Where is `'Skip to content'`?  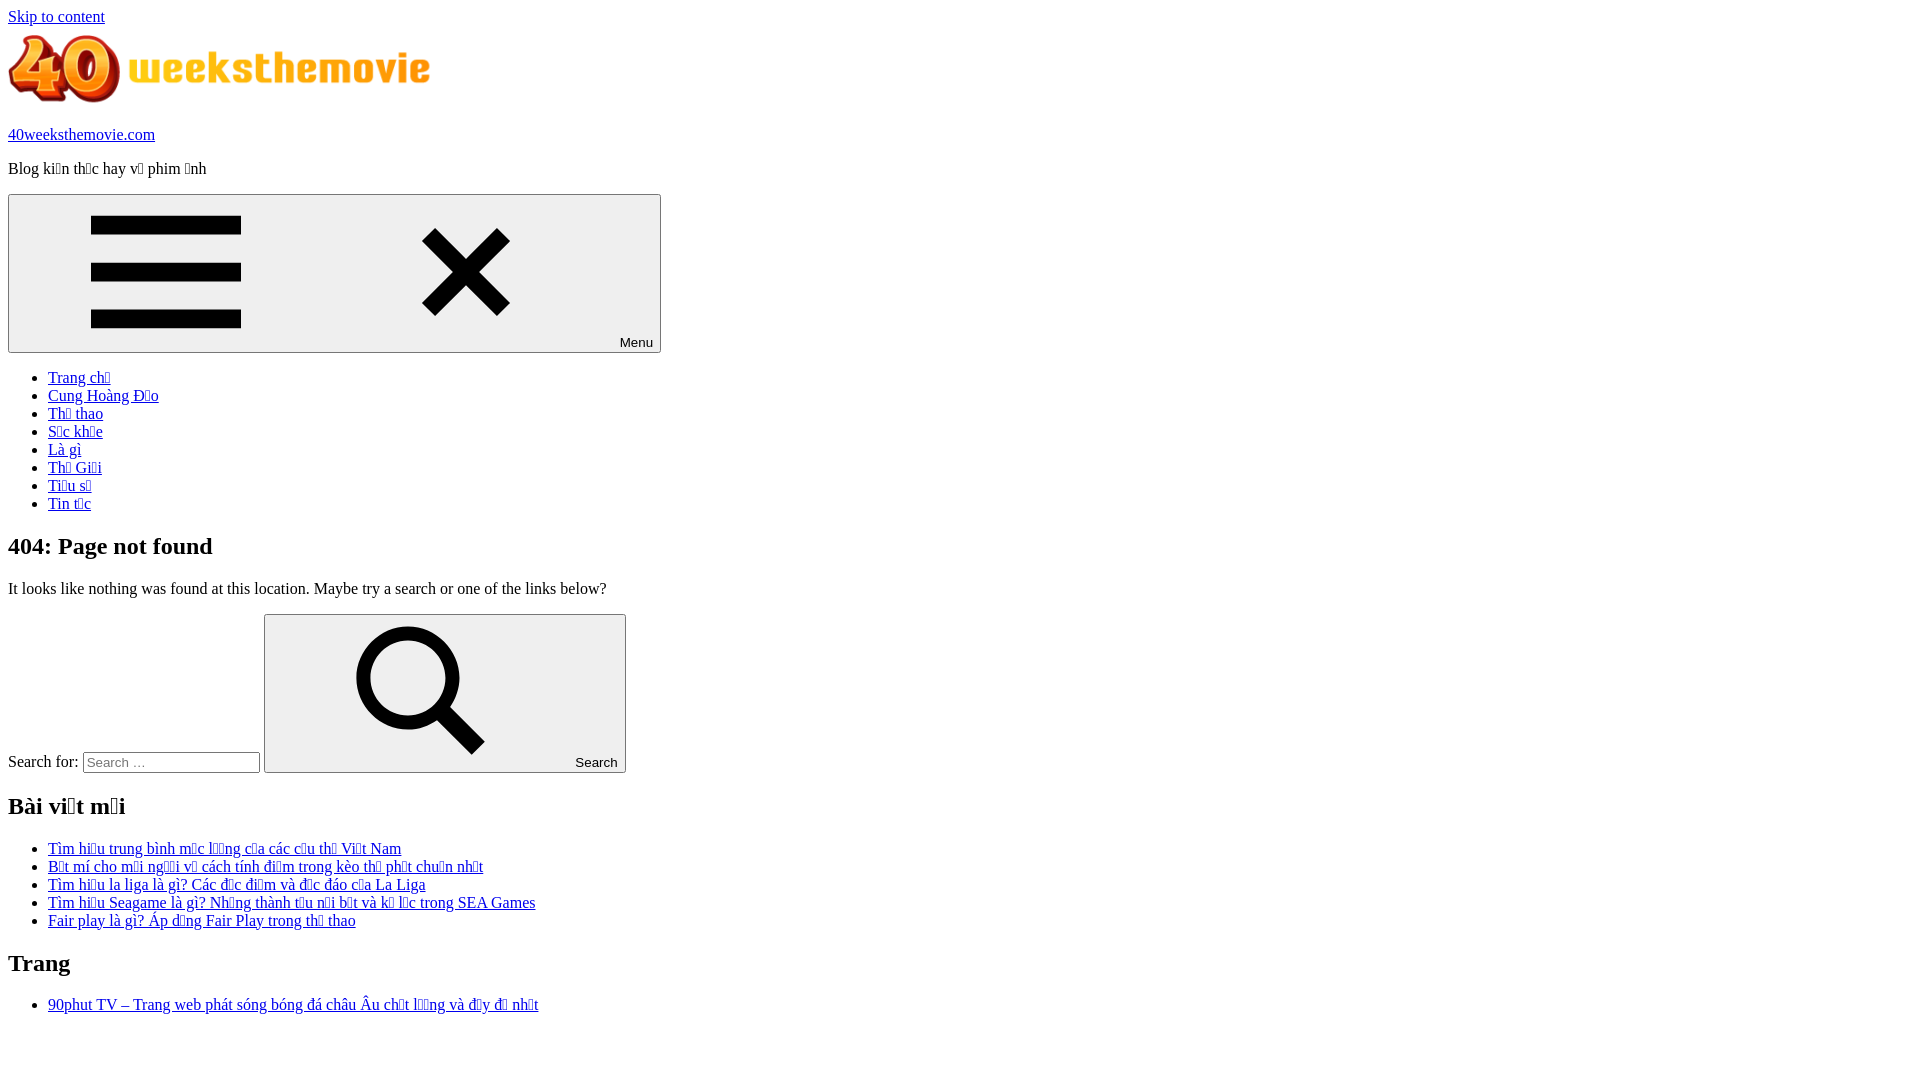
'Skip to content' is located at coordinates (56, 16).